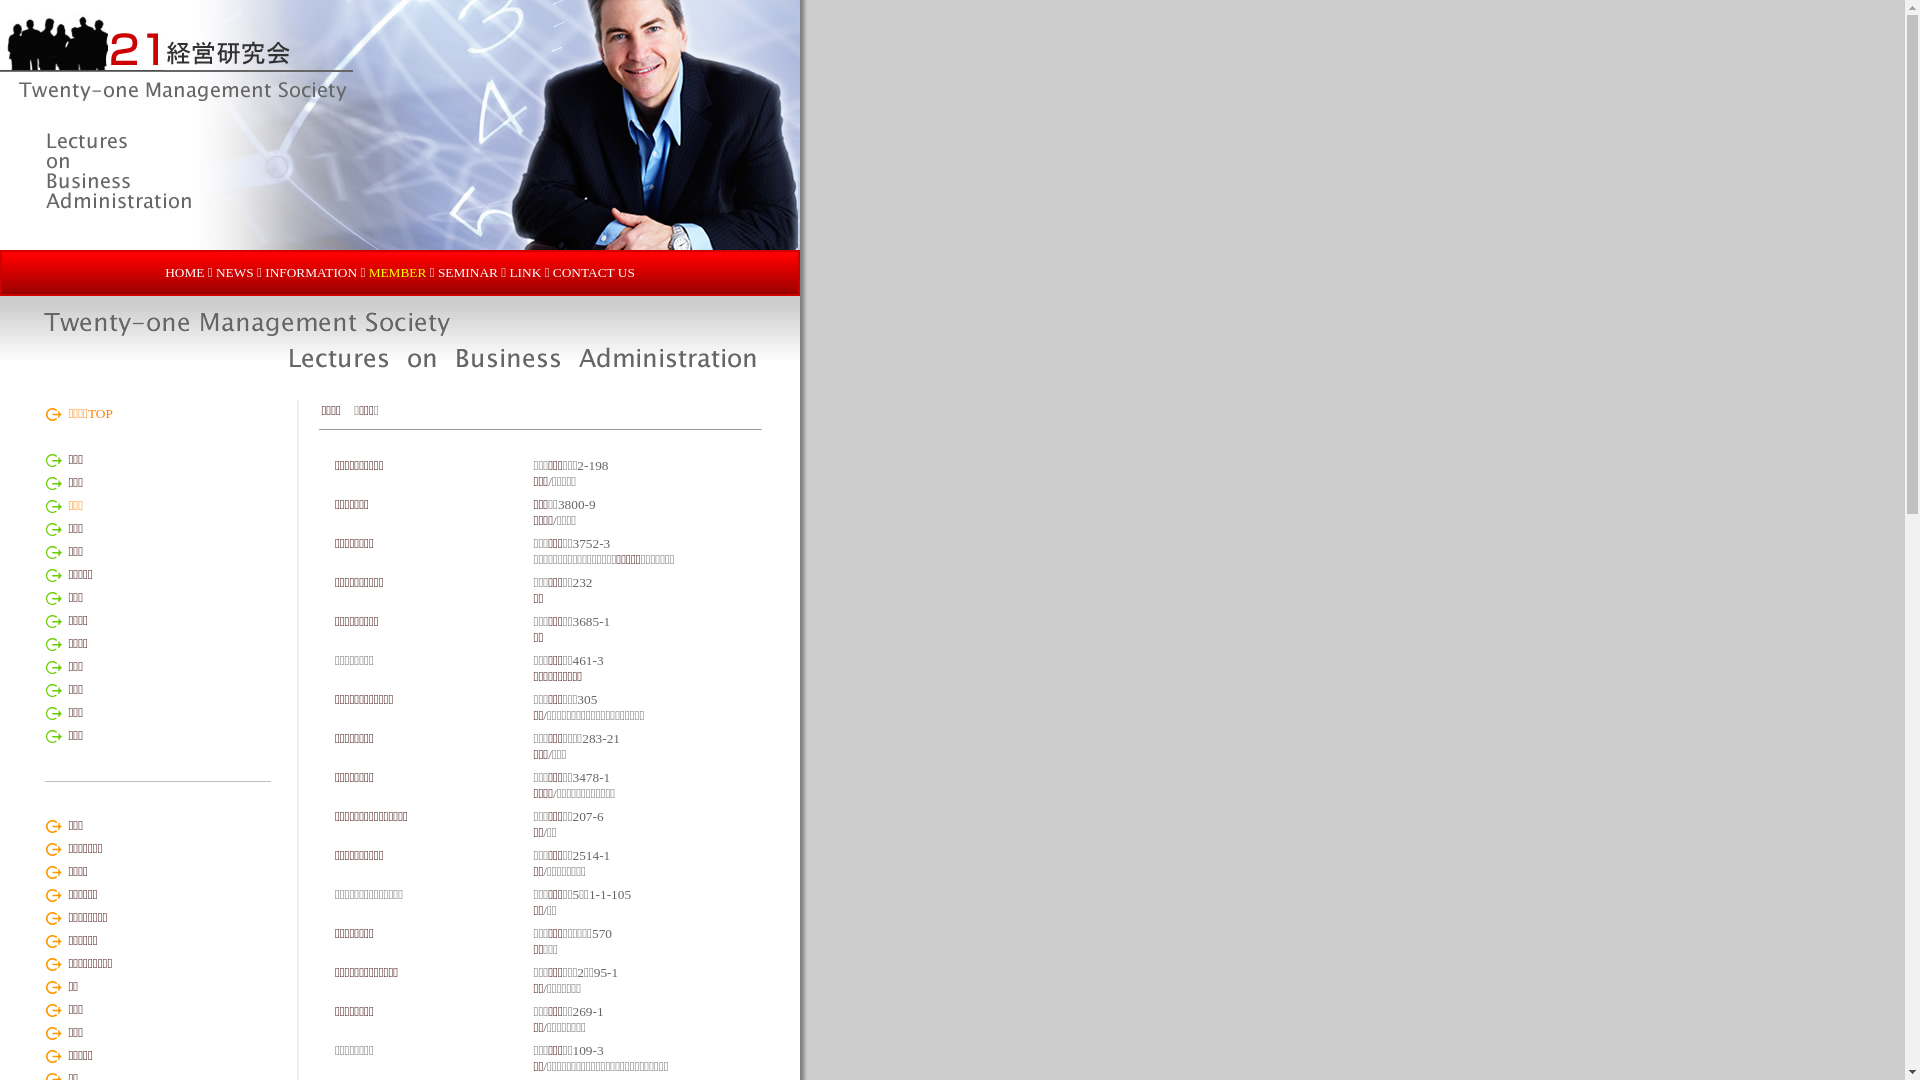 This screenshot has height=1080, width=1920. What do you see at coordinates (552, 272) in the screenshot?
I see `'CONTACT US'` at bounding box center [552, 272].